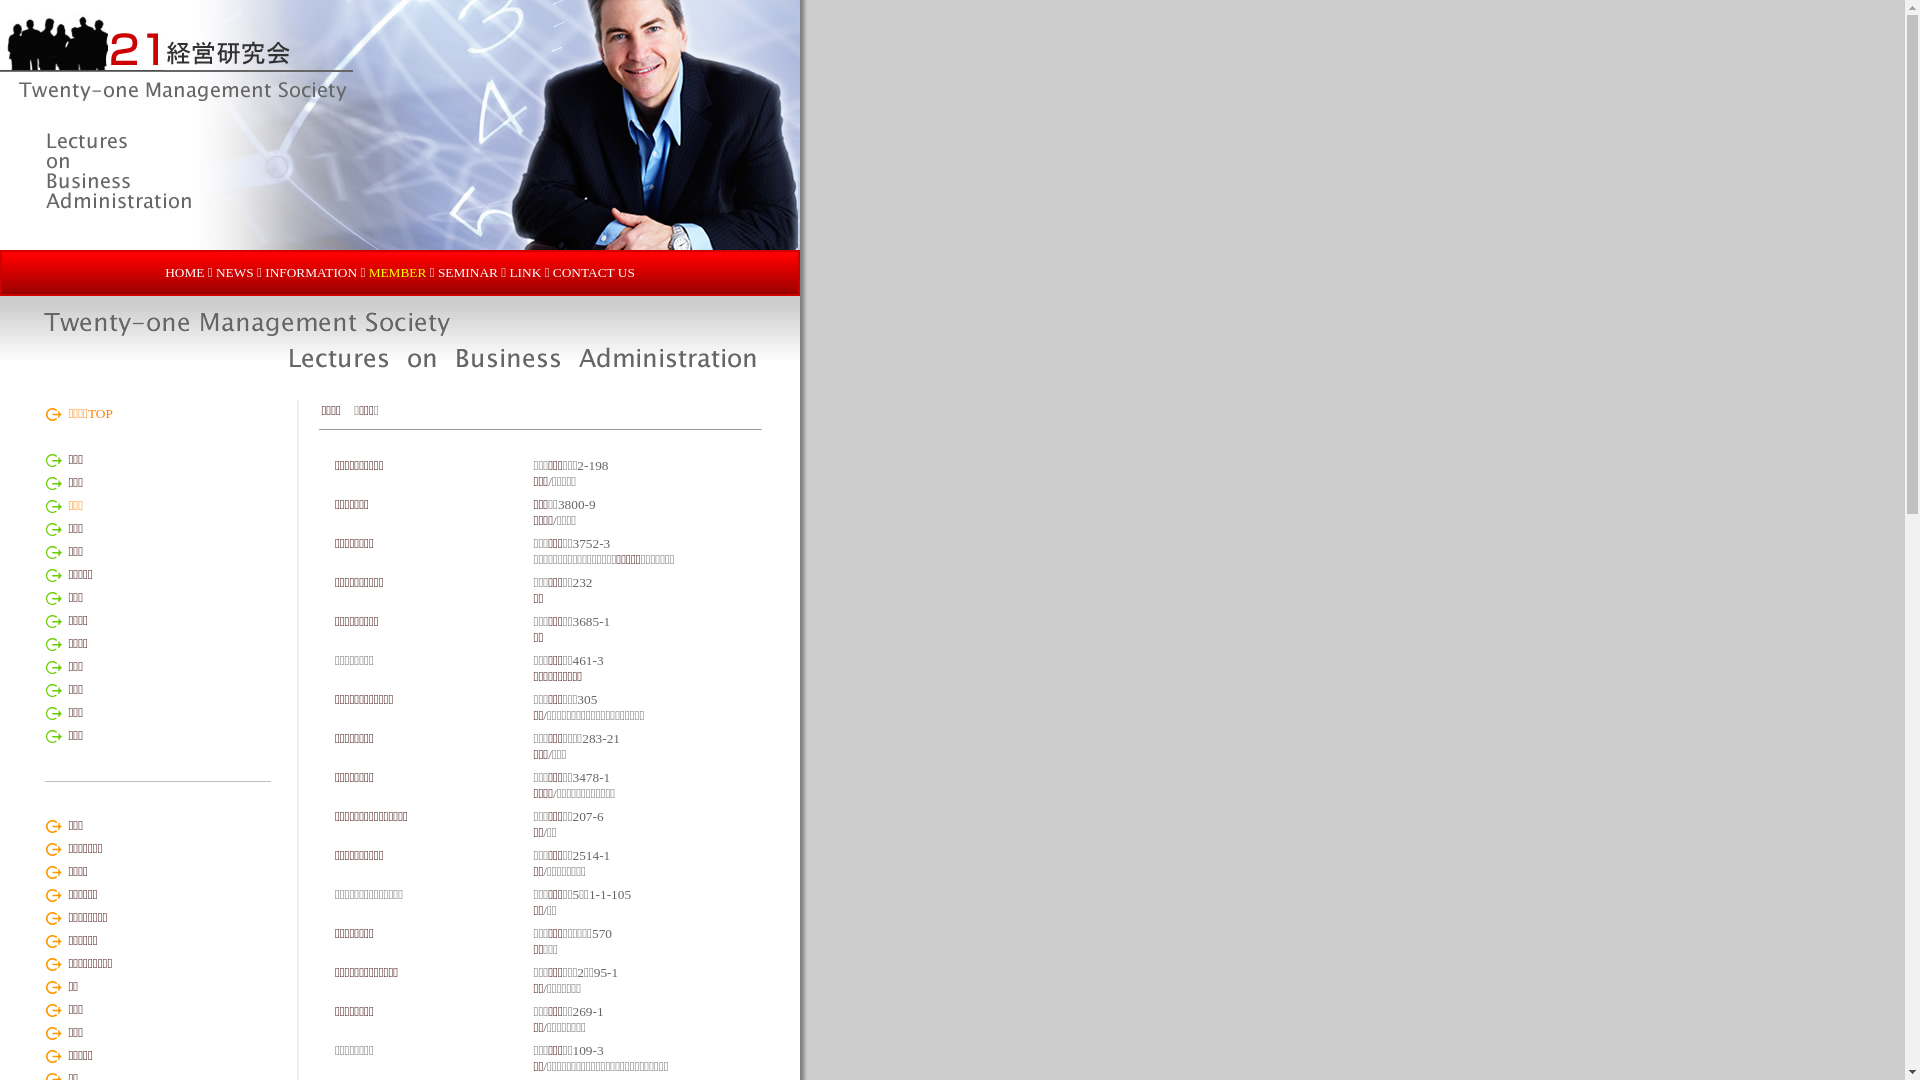 This screenshot has height=1080, width=1920. What do you see at coordinates (552, 272) in the screenshot?
I see `'CONTACT US'` at bounding box center [552, 272].